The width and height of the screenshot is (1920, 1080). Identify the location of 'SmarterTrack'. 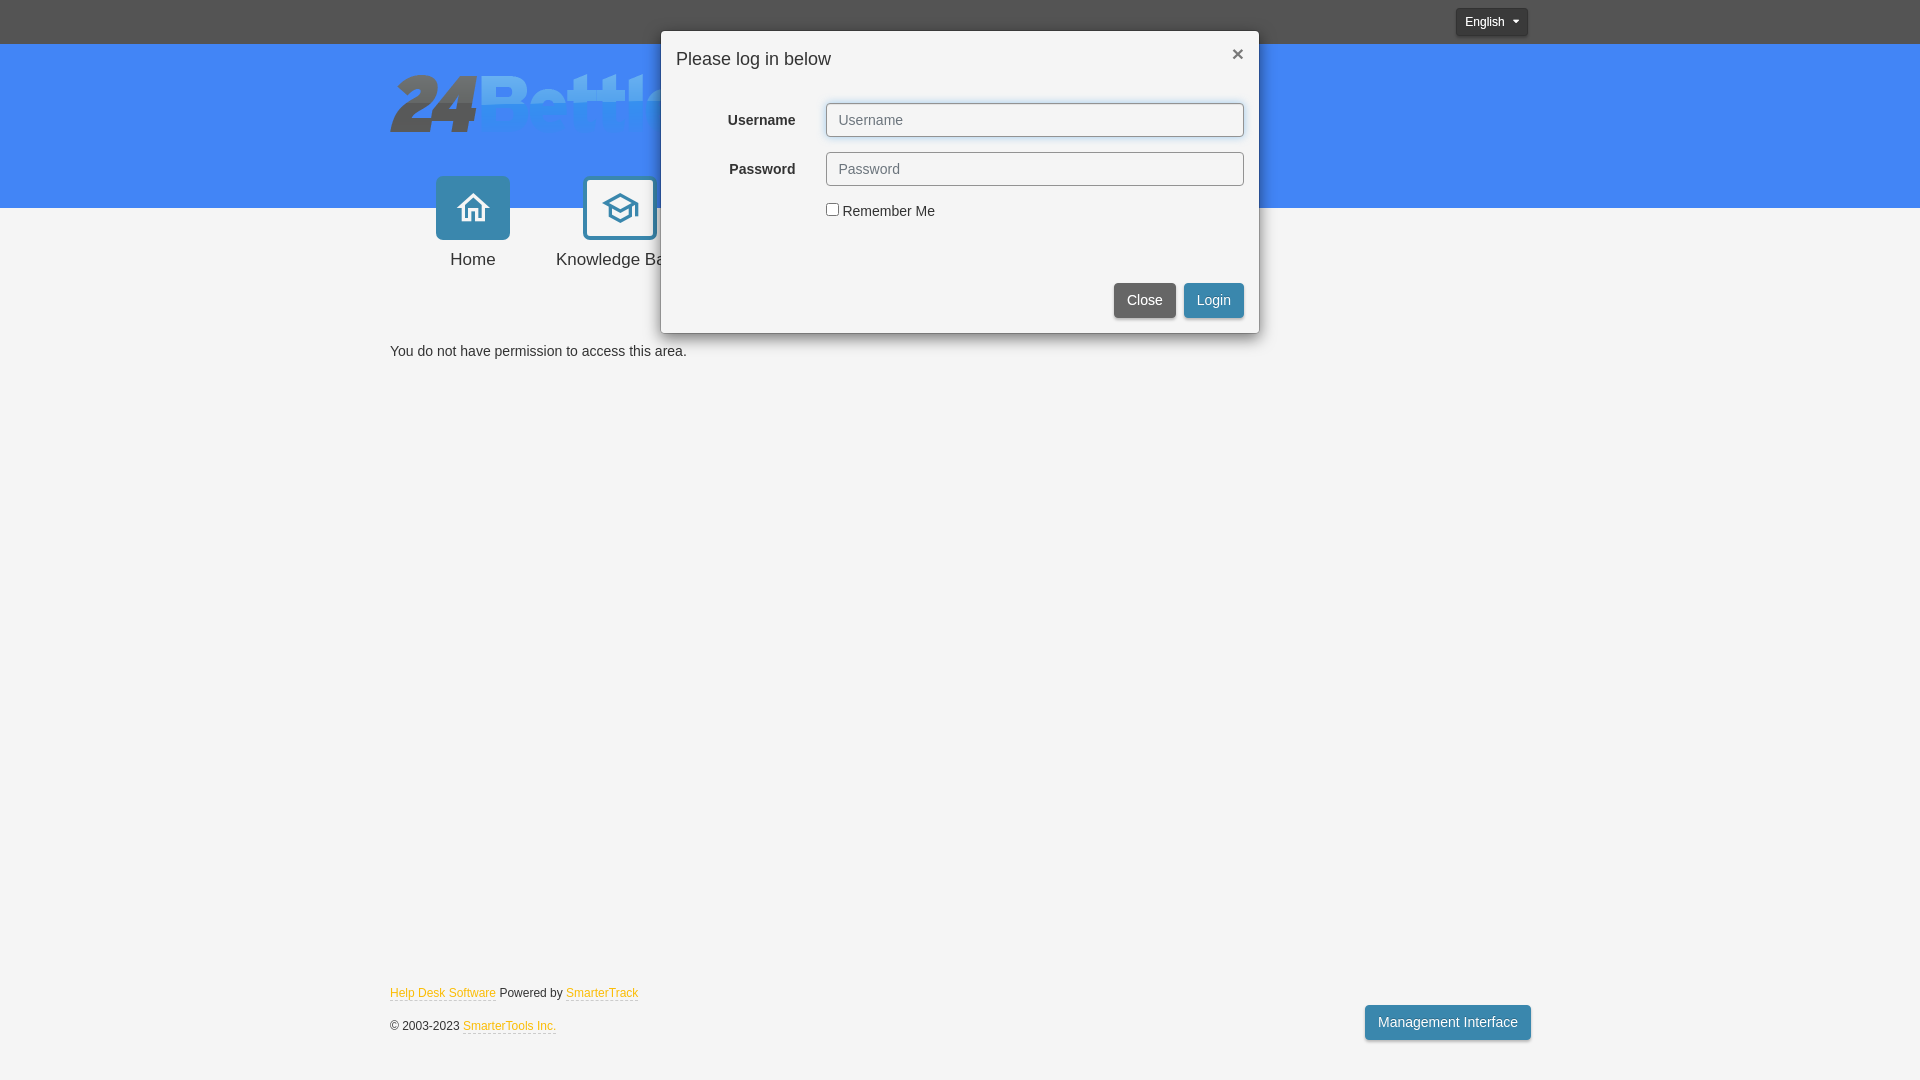
(565, 993).